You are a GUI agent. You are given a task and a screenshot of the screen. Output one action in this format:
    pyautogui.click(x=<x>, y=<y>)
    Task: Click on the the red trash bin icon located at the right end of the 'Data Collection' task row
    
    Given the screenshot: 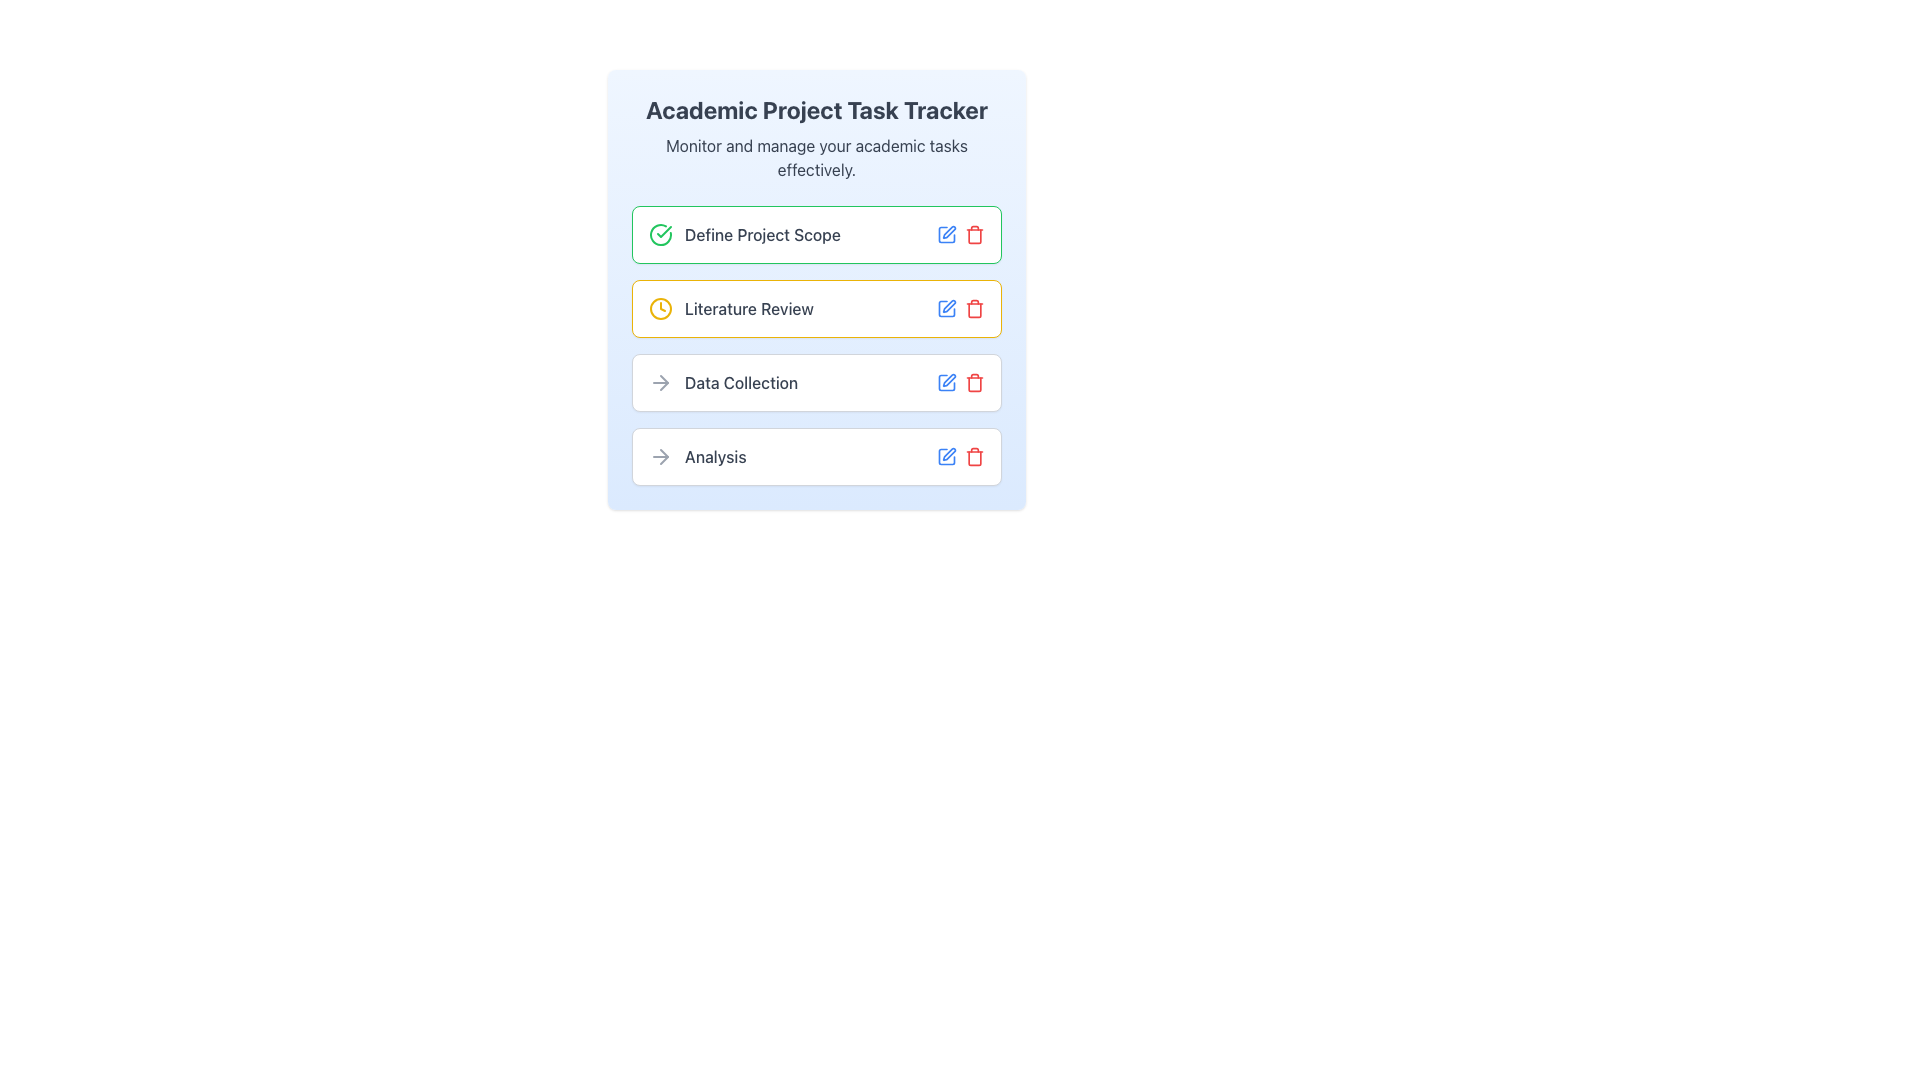 What is the action you would take?
    pyautogui.click(x=960, y=382)
    